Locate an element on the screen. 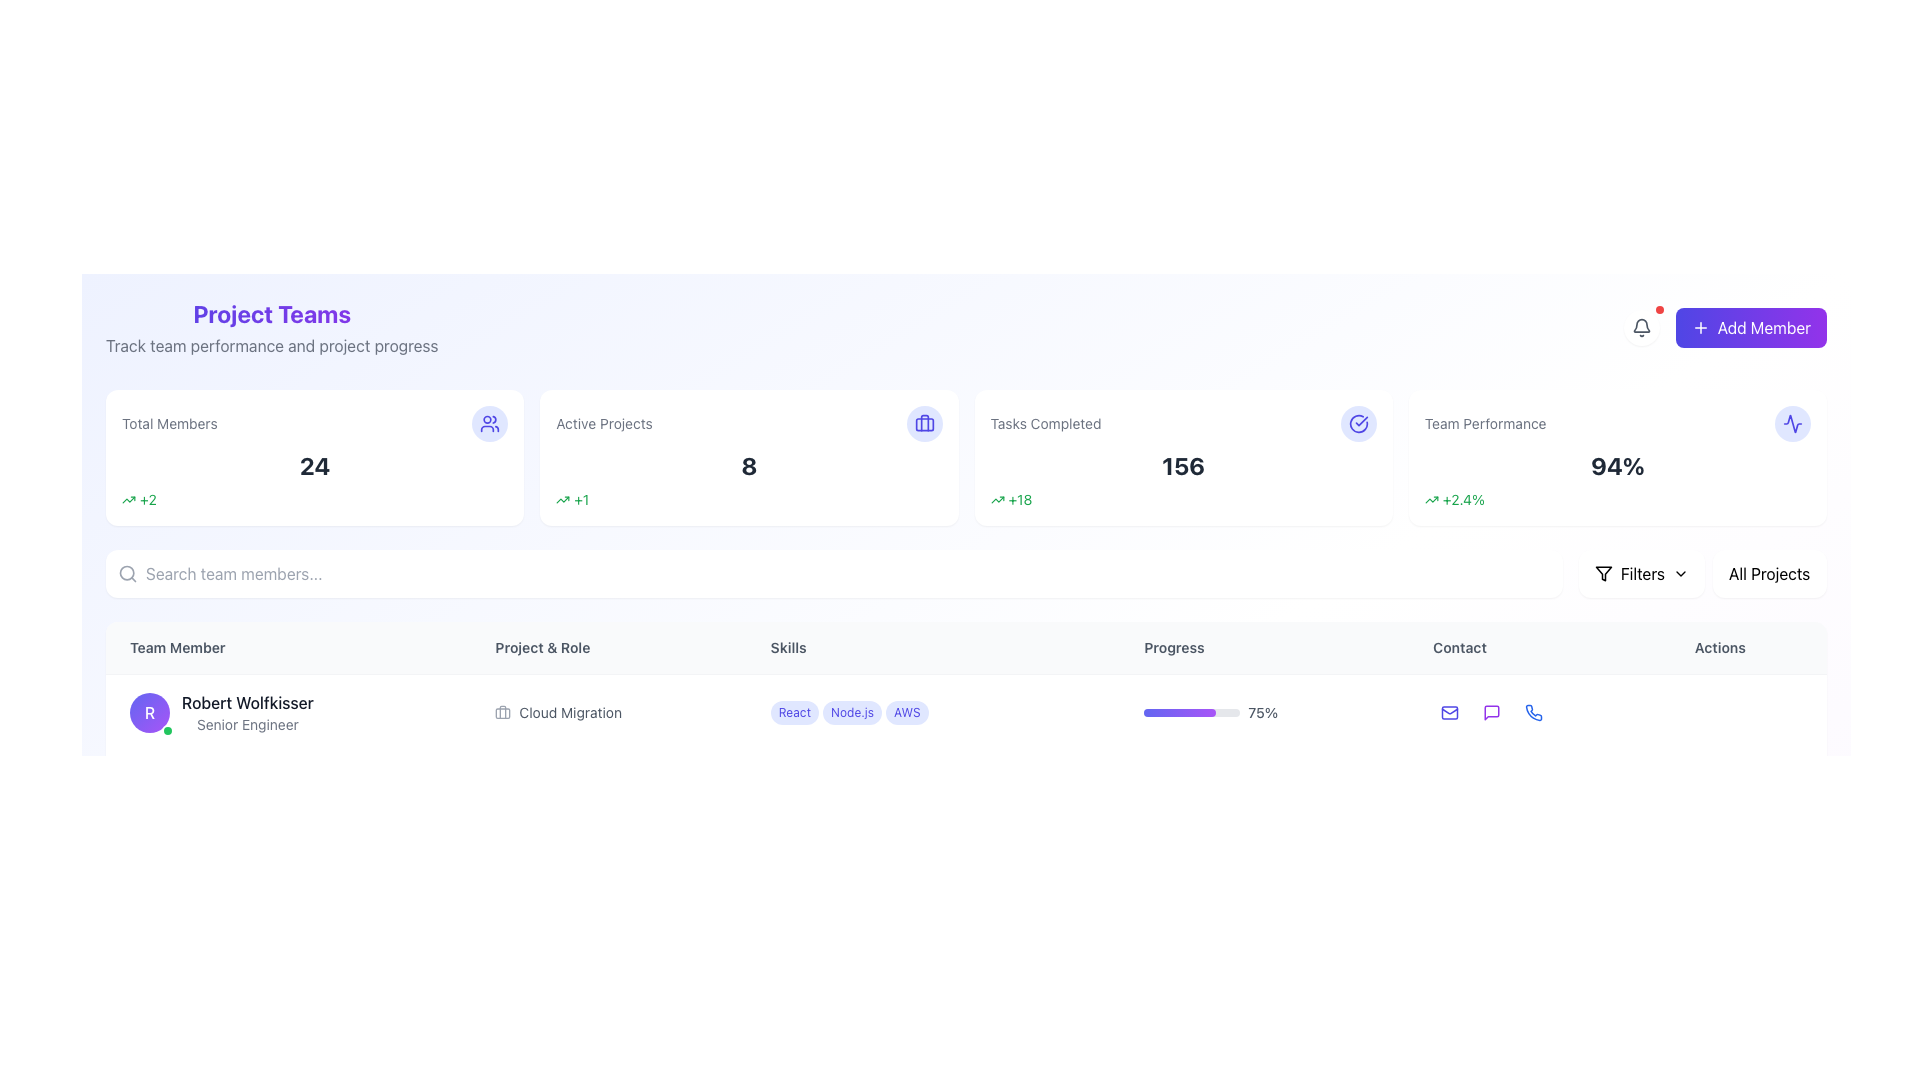 The width and height of the screenshot is (1920, 1080). the appearance of the triangular-shaped funnel icon located in the top-right corner of the user interface, near the 'Filters' button is located at coordinates (1603, 574).